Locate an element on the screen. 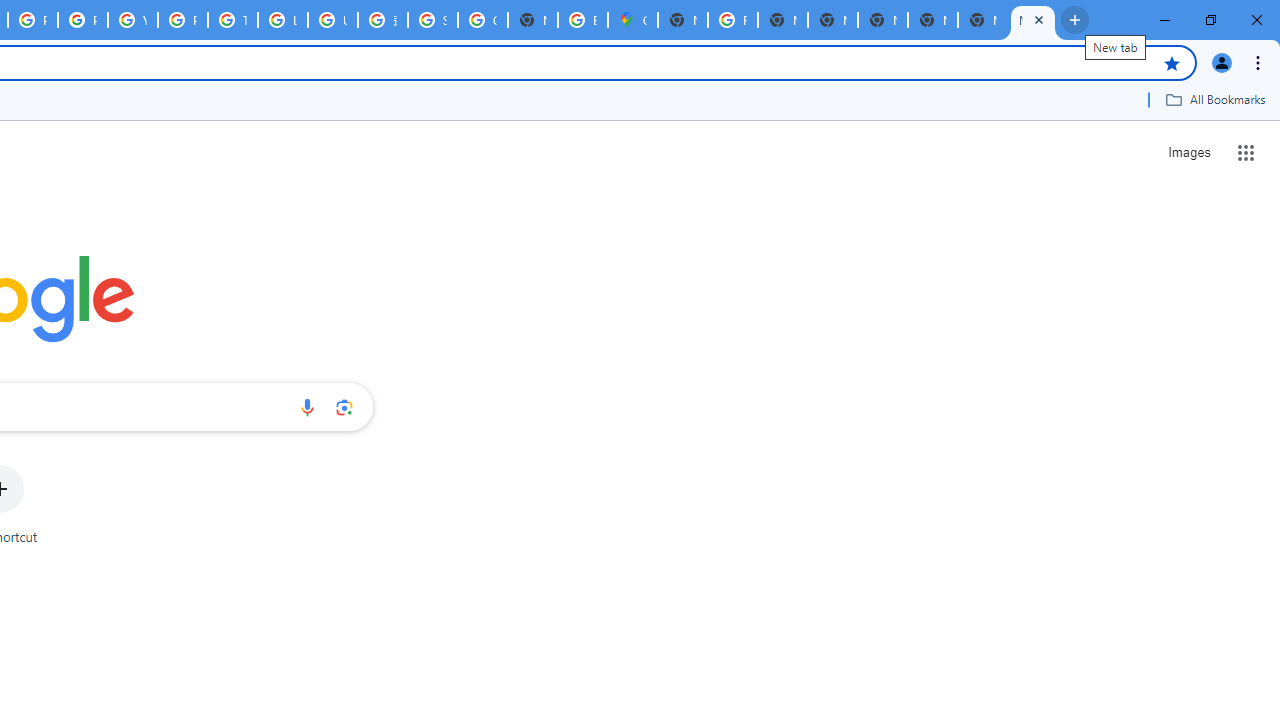 The image size is (1280, 720). 'Search for Images ' is located at coordinates (1189, 152).